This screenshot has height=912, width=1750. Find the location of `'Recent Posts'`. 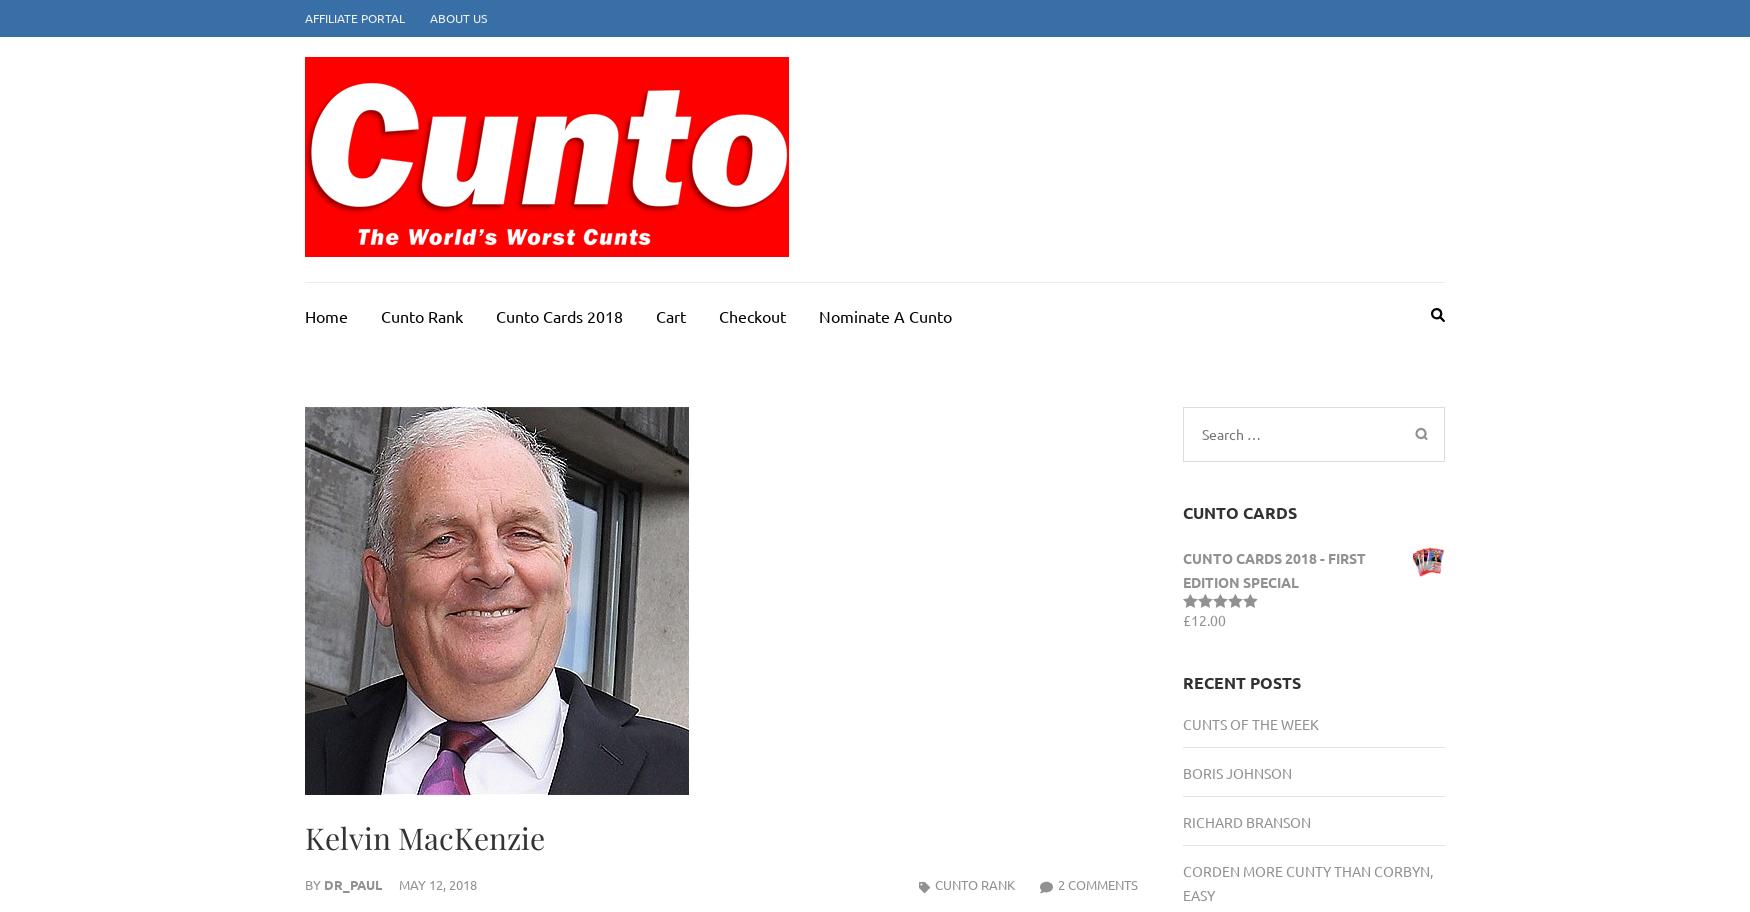

'Recent Posts' is located at coordinates (1180, 681).